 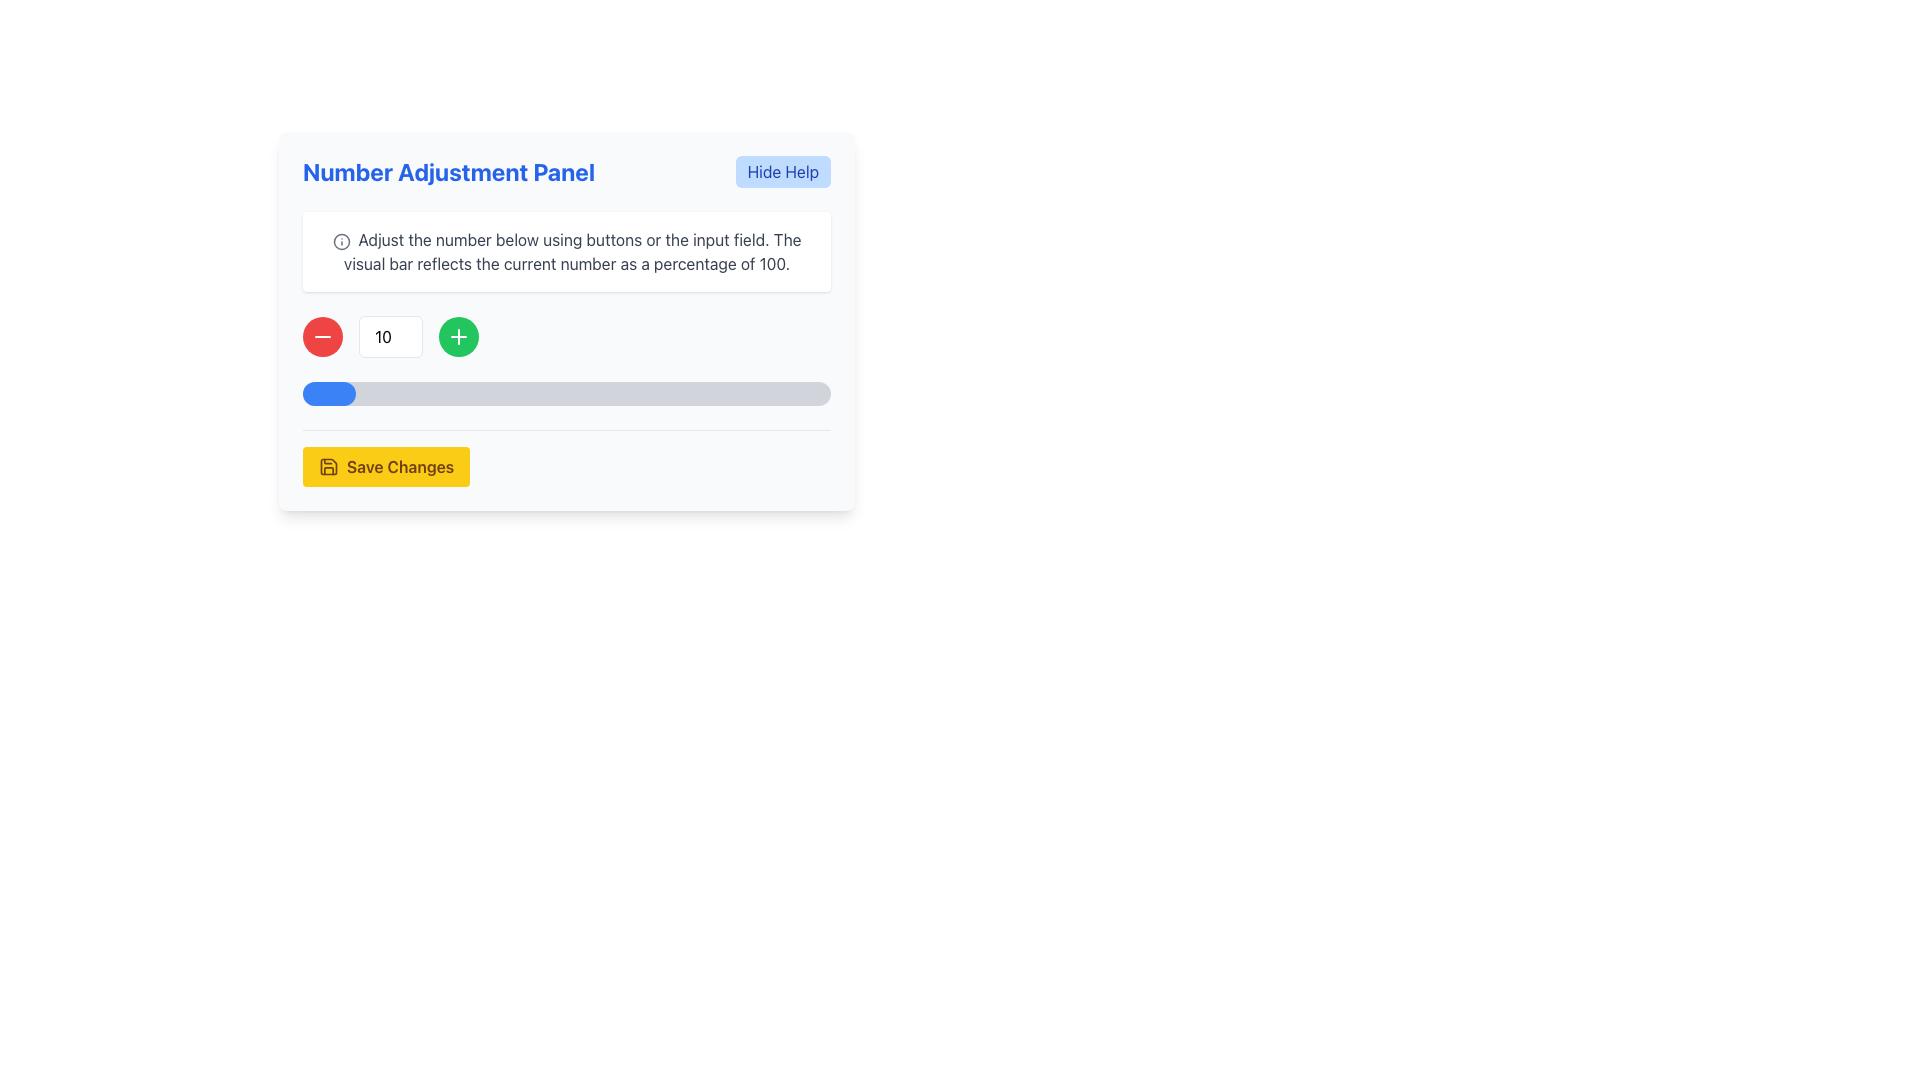 What do you see at coordinates (565, 335) in the screenshot?
I see `the minus button in the Number Adjustment Panel to decrease the numeric value` at bounding box center [565, 335].